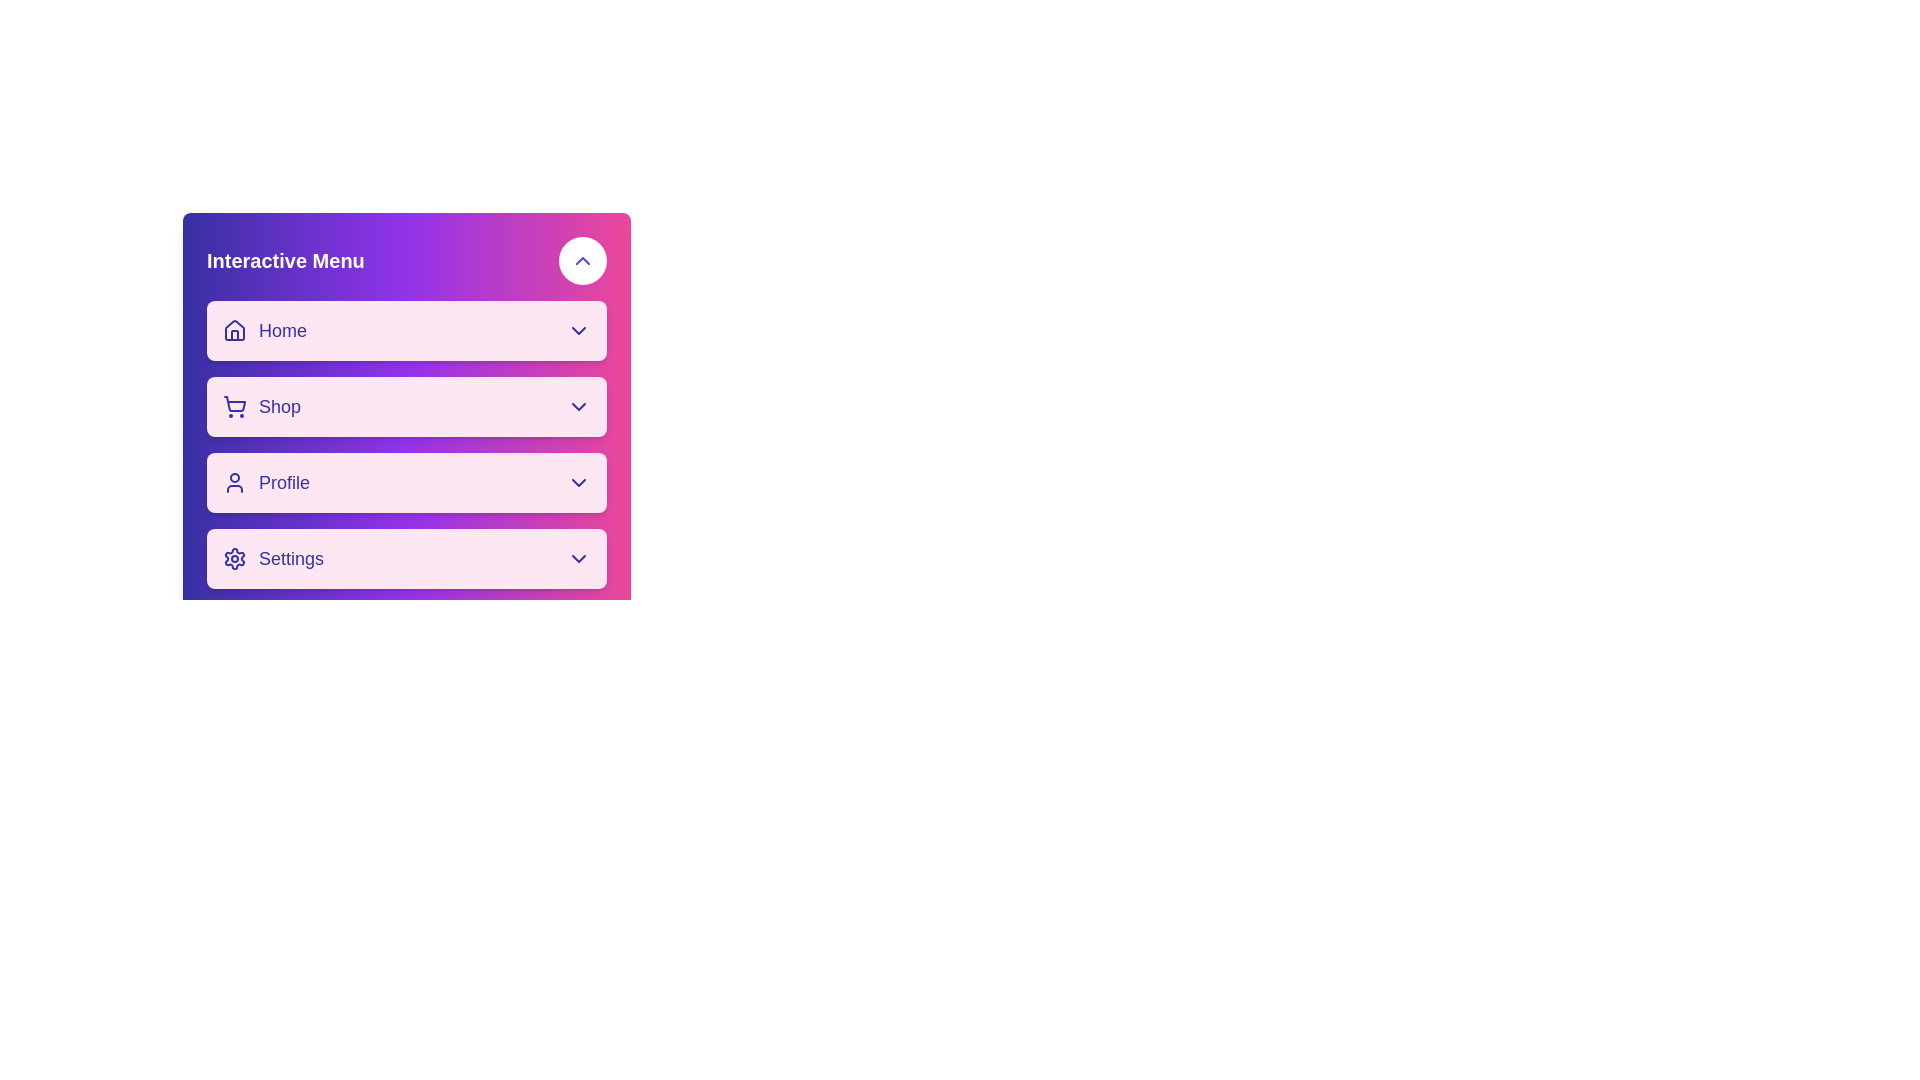  What do you see at coordinates (282, 330) in the screenshot?
I see `the 'Home' text label in the interactive menu, which is styled in a large, medium-weight font and distinctly visible against the background` at bounding box center [282, 330].